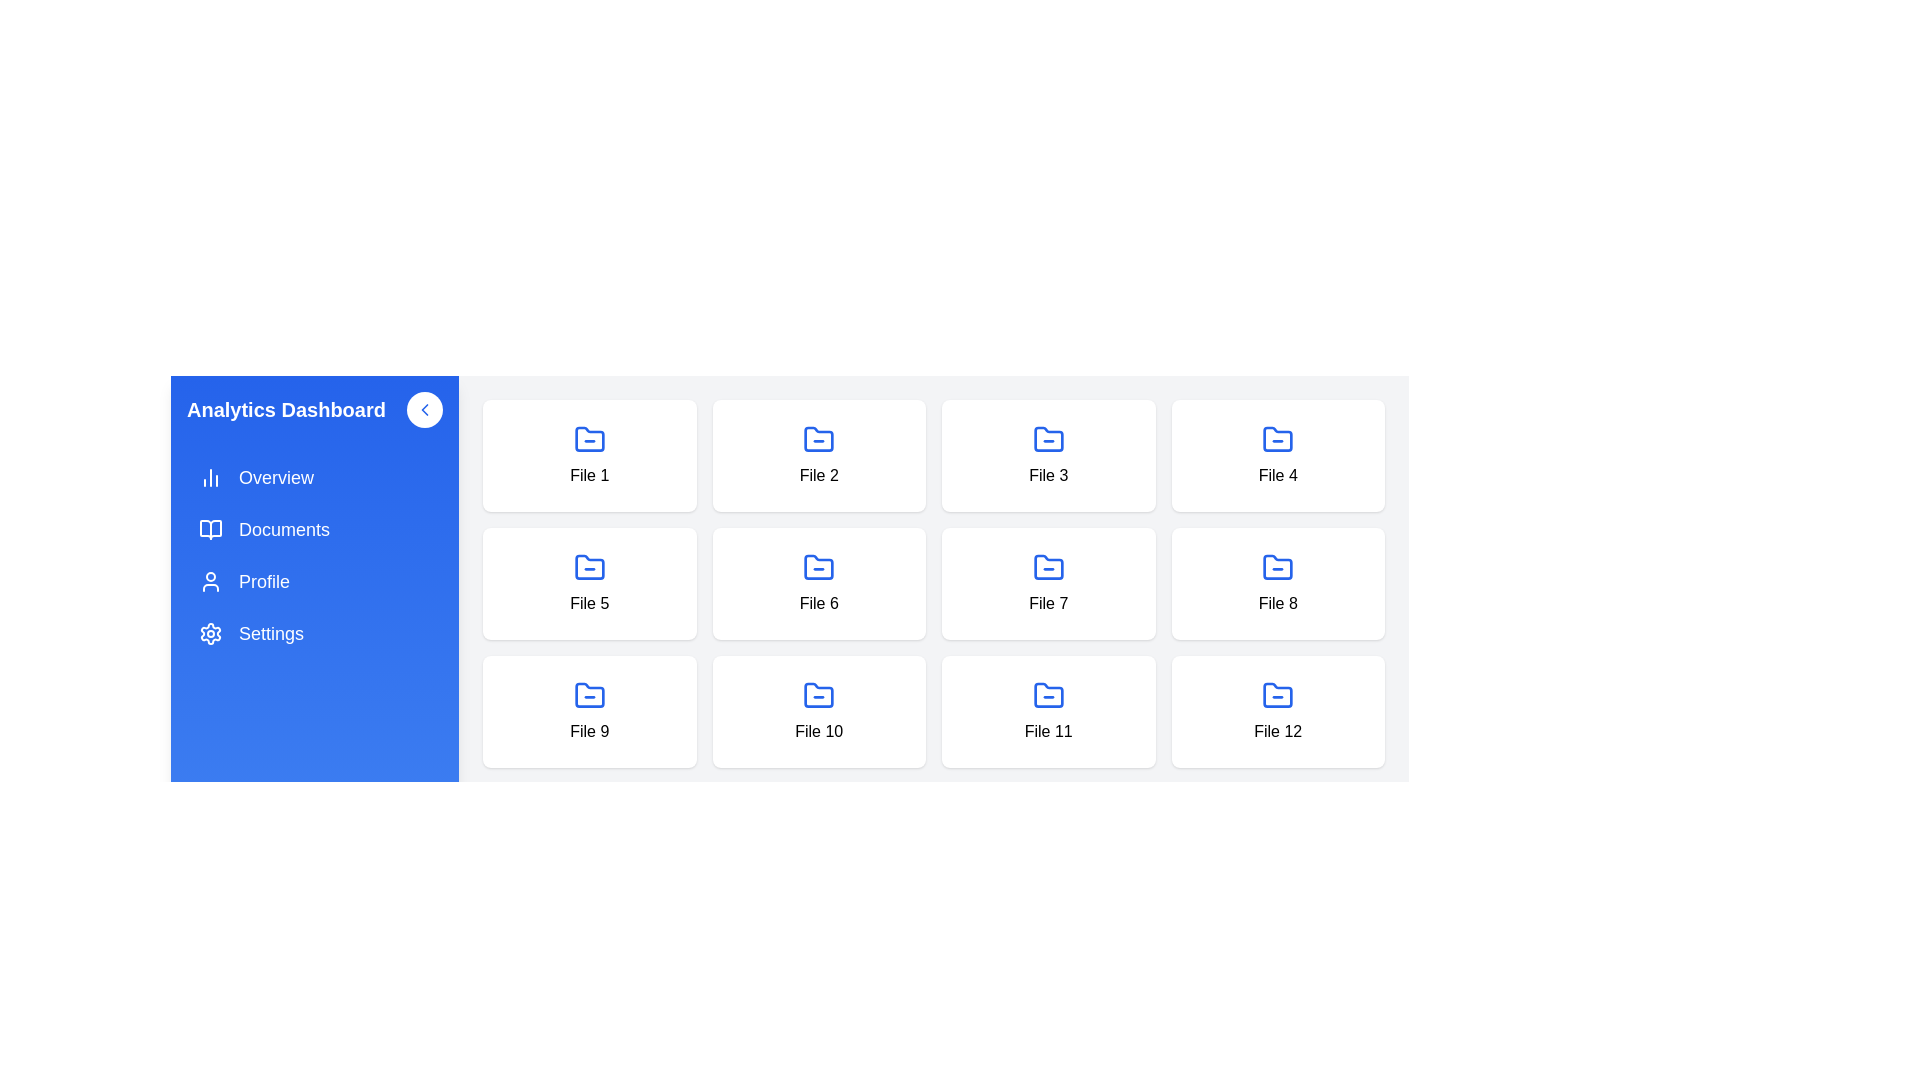  I want to click on the sidebar header text to inspect it, so click(314, 408).